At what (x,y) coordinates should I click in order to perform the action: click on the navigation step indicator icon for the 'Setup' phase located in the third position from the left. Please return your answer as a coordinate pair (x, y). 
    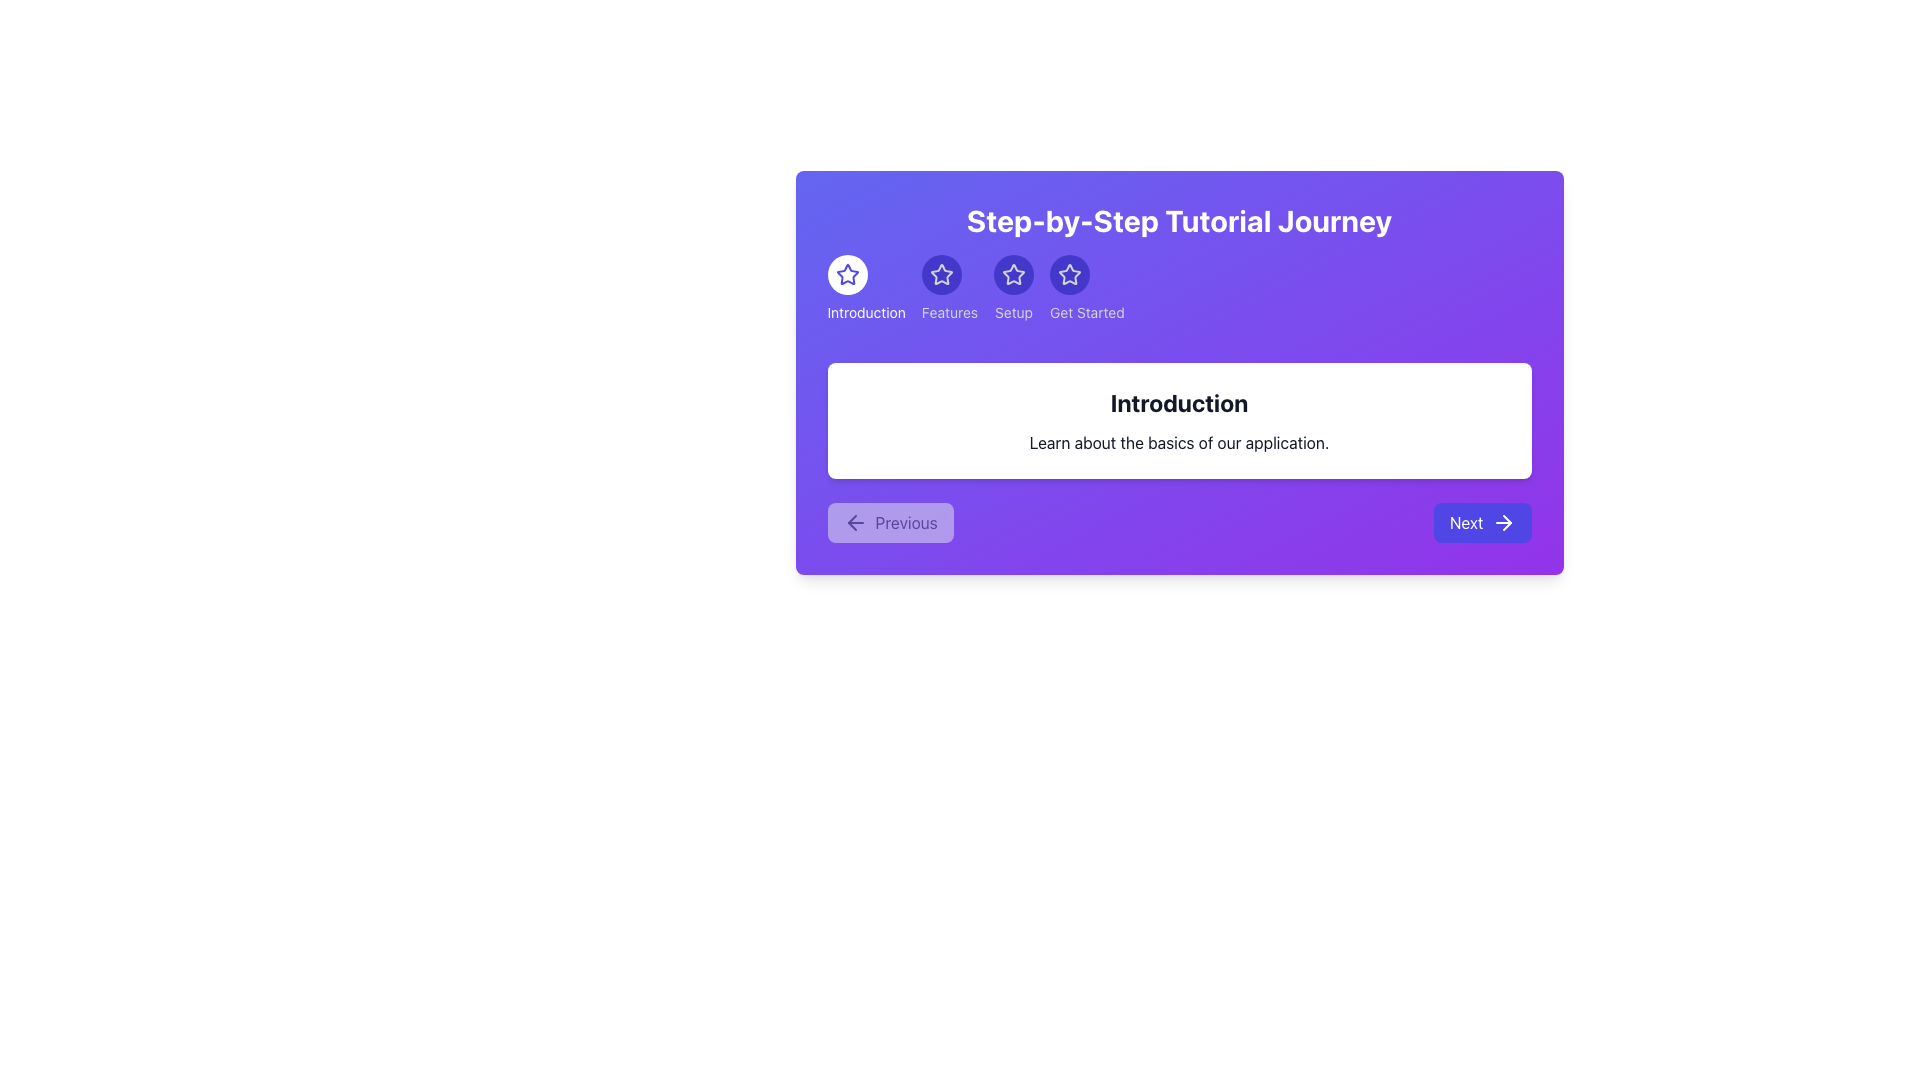
    Looking at the image, I should click on (1014, 274).